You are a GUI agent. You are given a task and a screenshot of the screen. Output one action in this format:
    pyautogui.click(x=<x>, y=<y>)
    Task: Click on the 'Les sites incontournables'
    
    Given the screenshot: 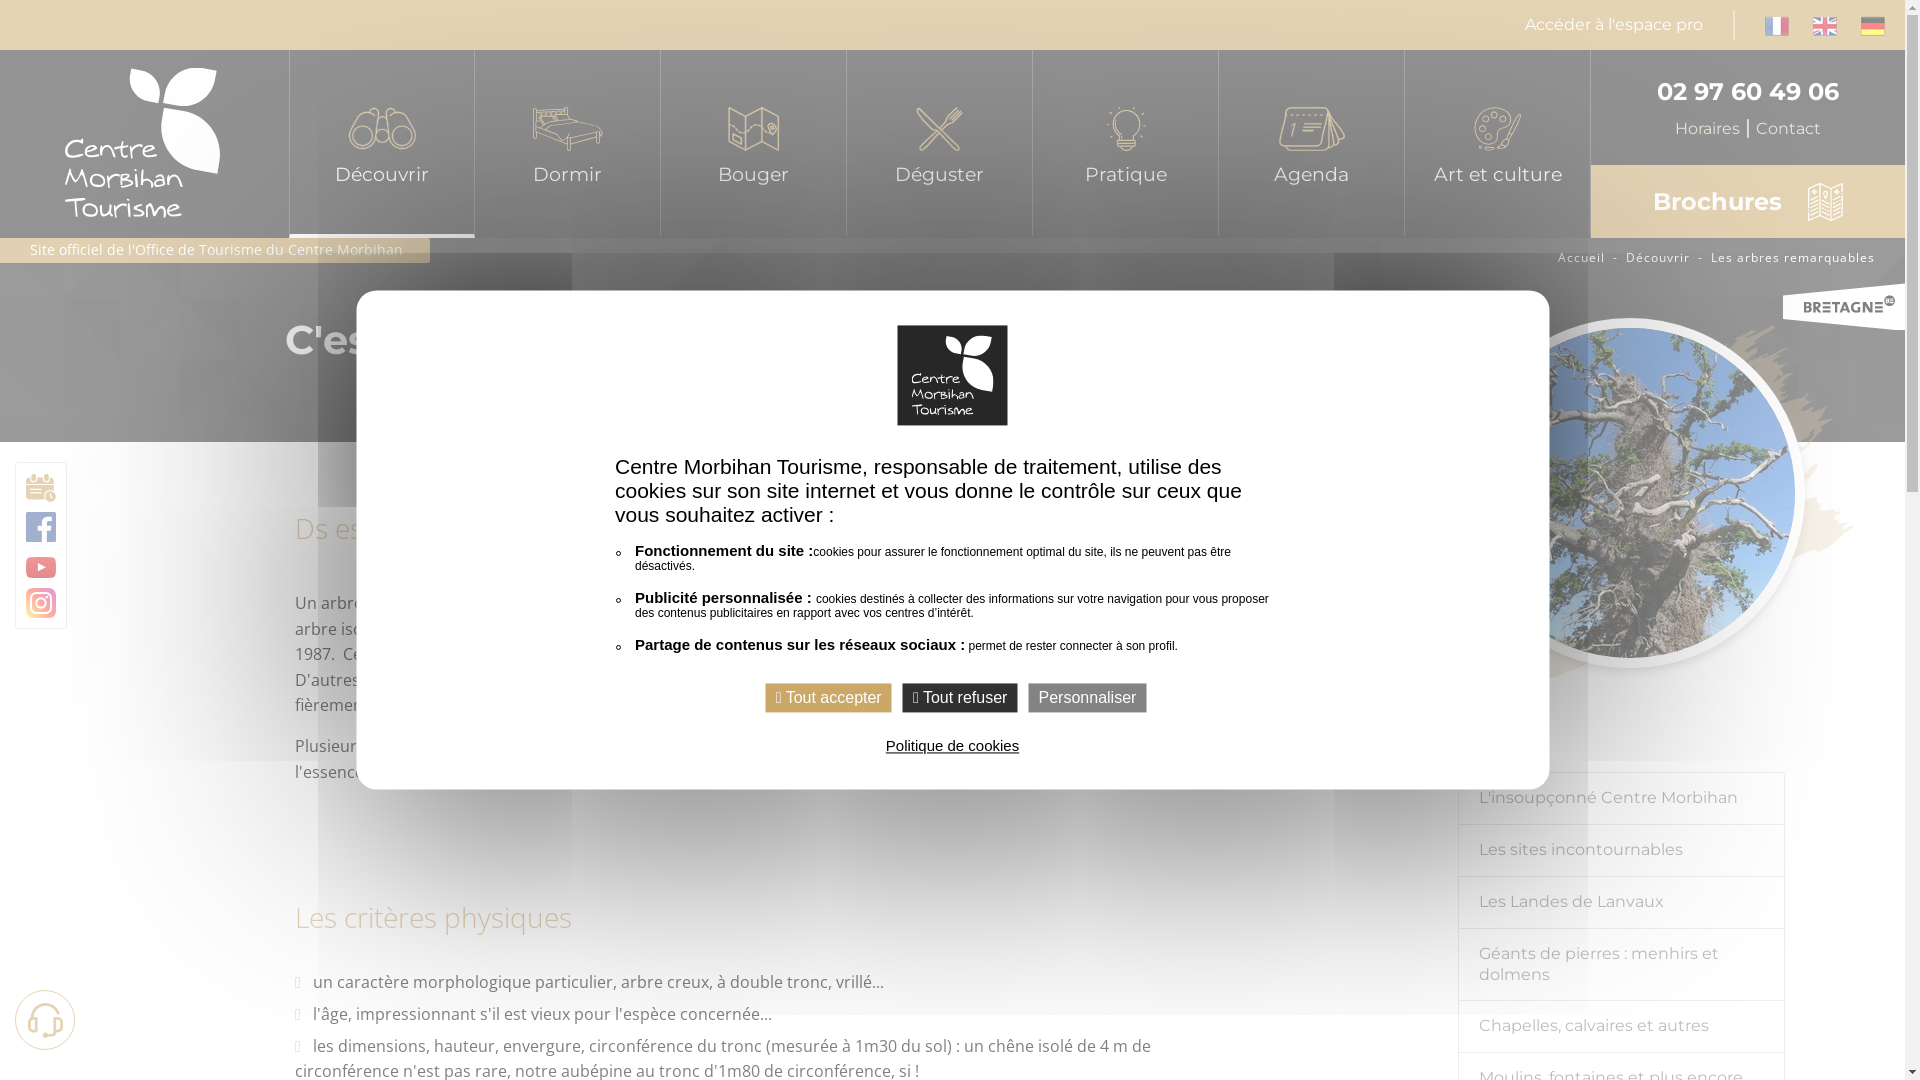 What is the action you would take?
    pyautogui.click(x=1622, y=851)
    